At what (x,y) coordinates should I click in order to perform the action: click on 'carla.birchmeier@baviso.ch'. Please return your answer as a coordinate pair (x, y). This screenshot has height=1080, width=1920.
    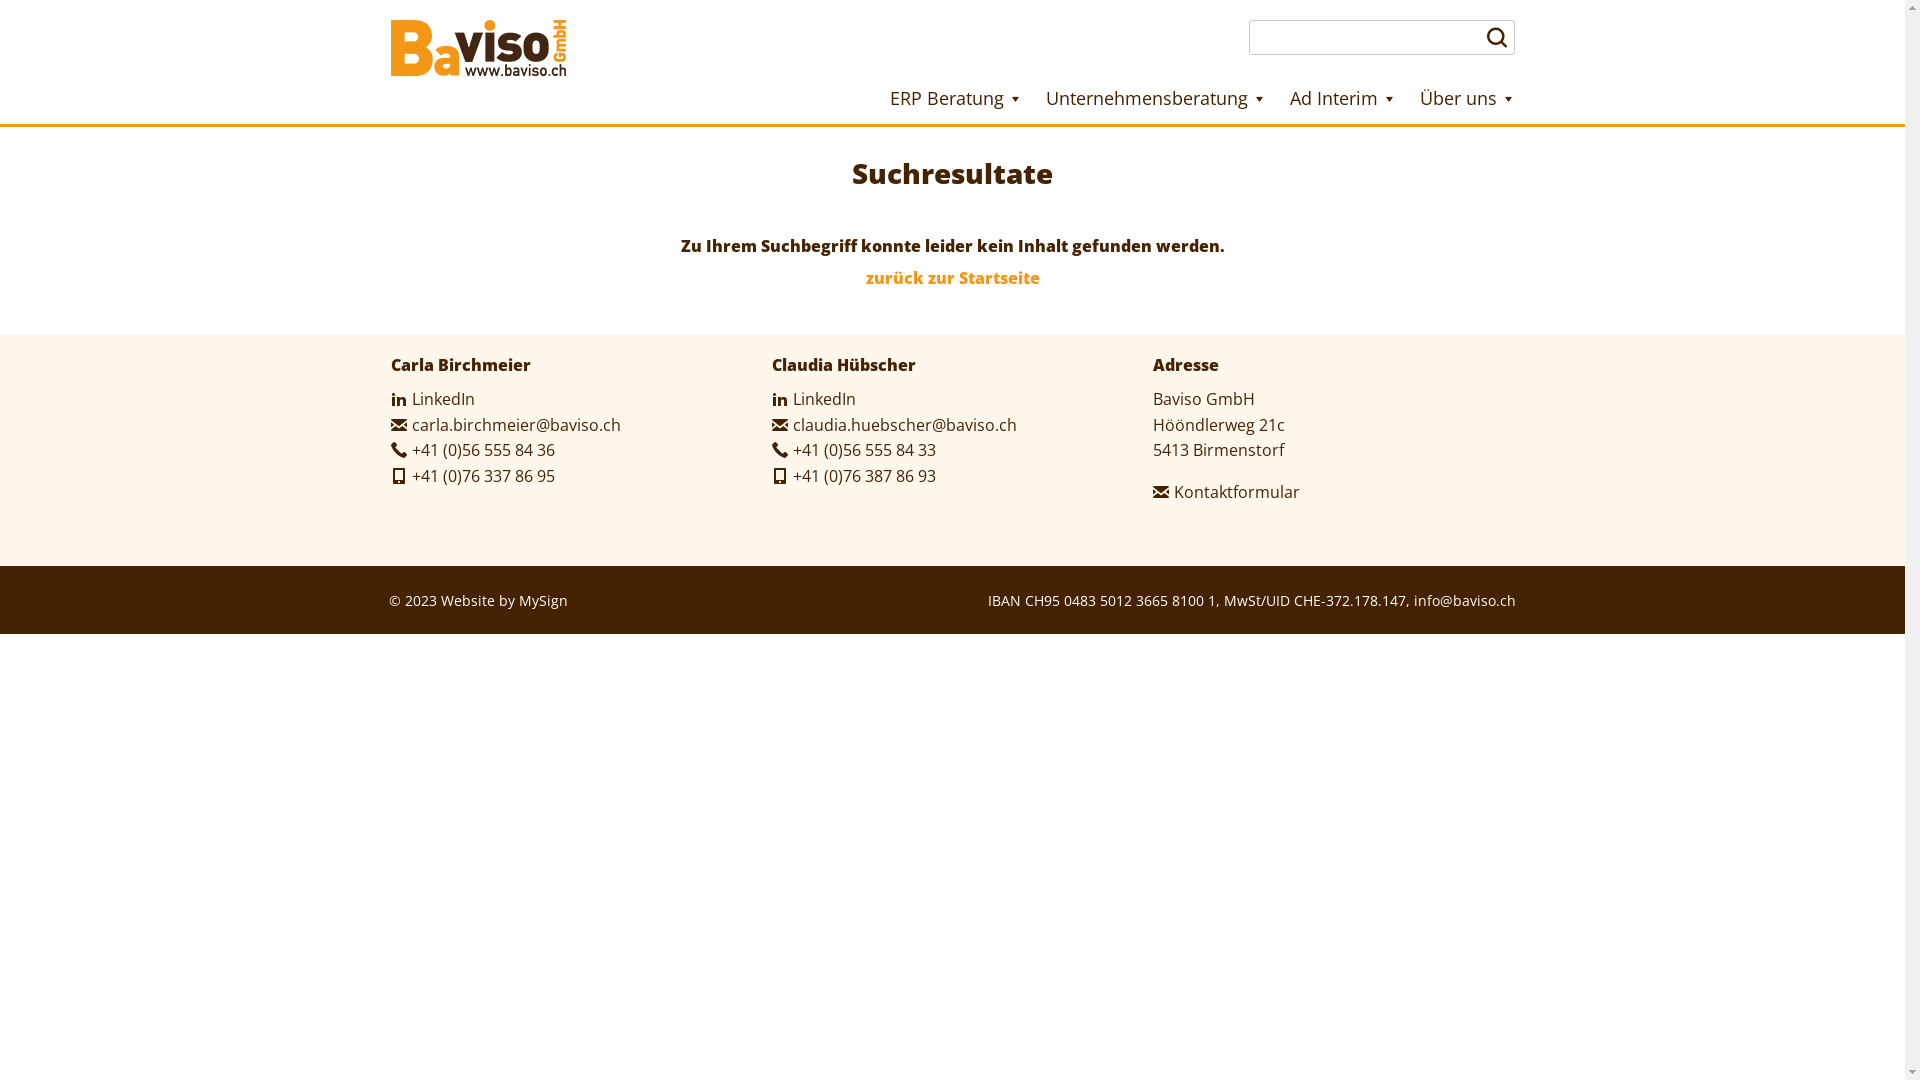
    Looking at the image, I should click on (504, 423).